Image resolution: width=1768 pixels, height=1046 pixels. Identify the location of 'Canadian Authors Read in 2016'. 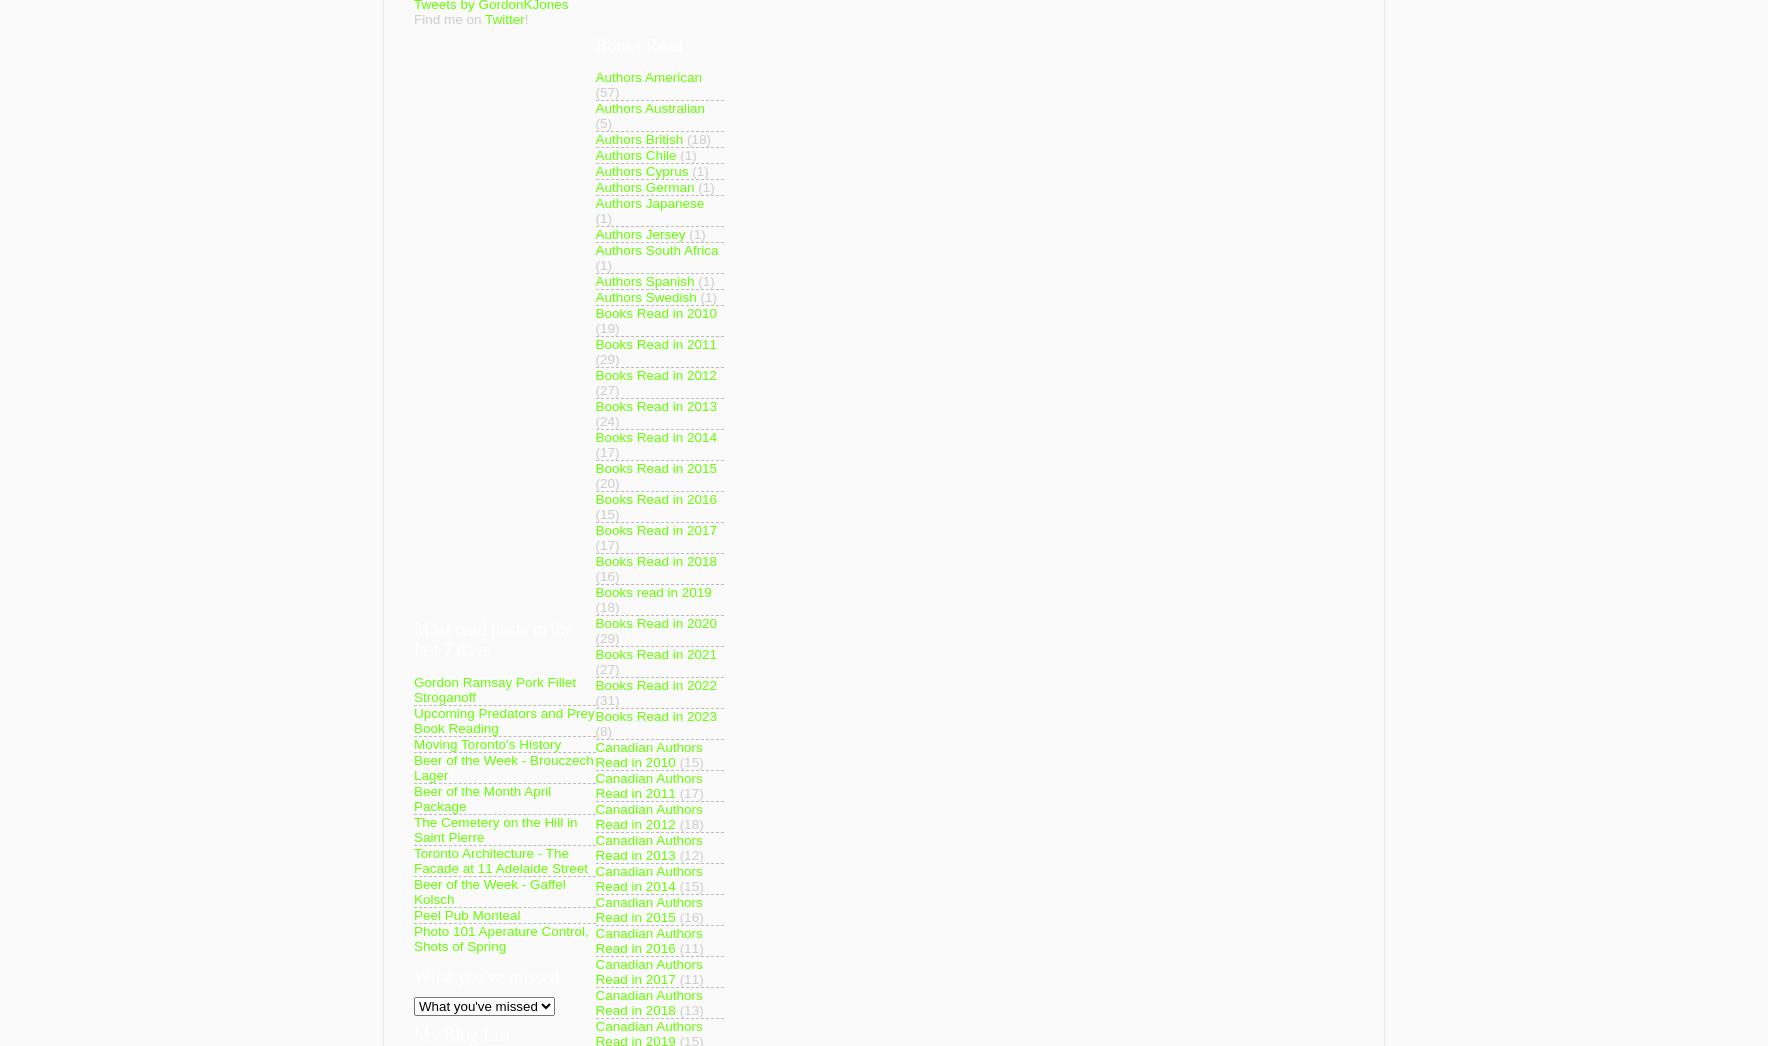
(593, 940).